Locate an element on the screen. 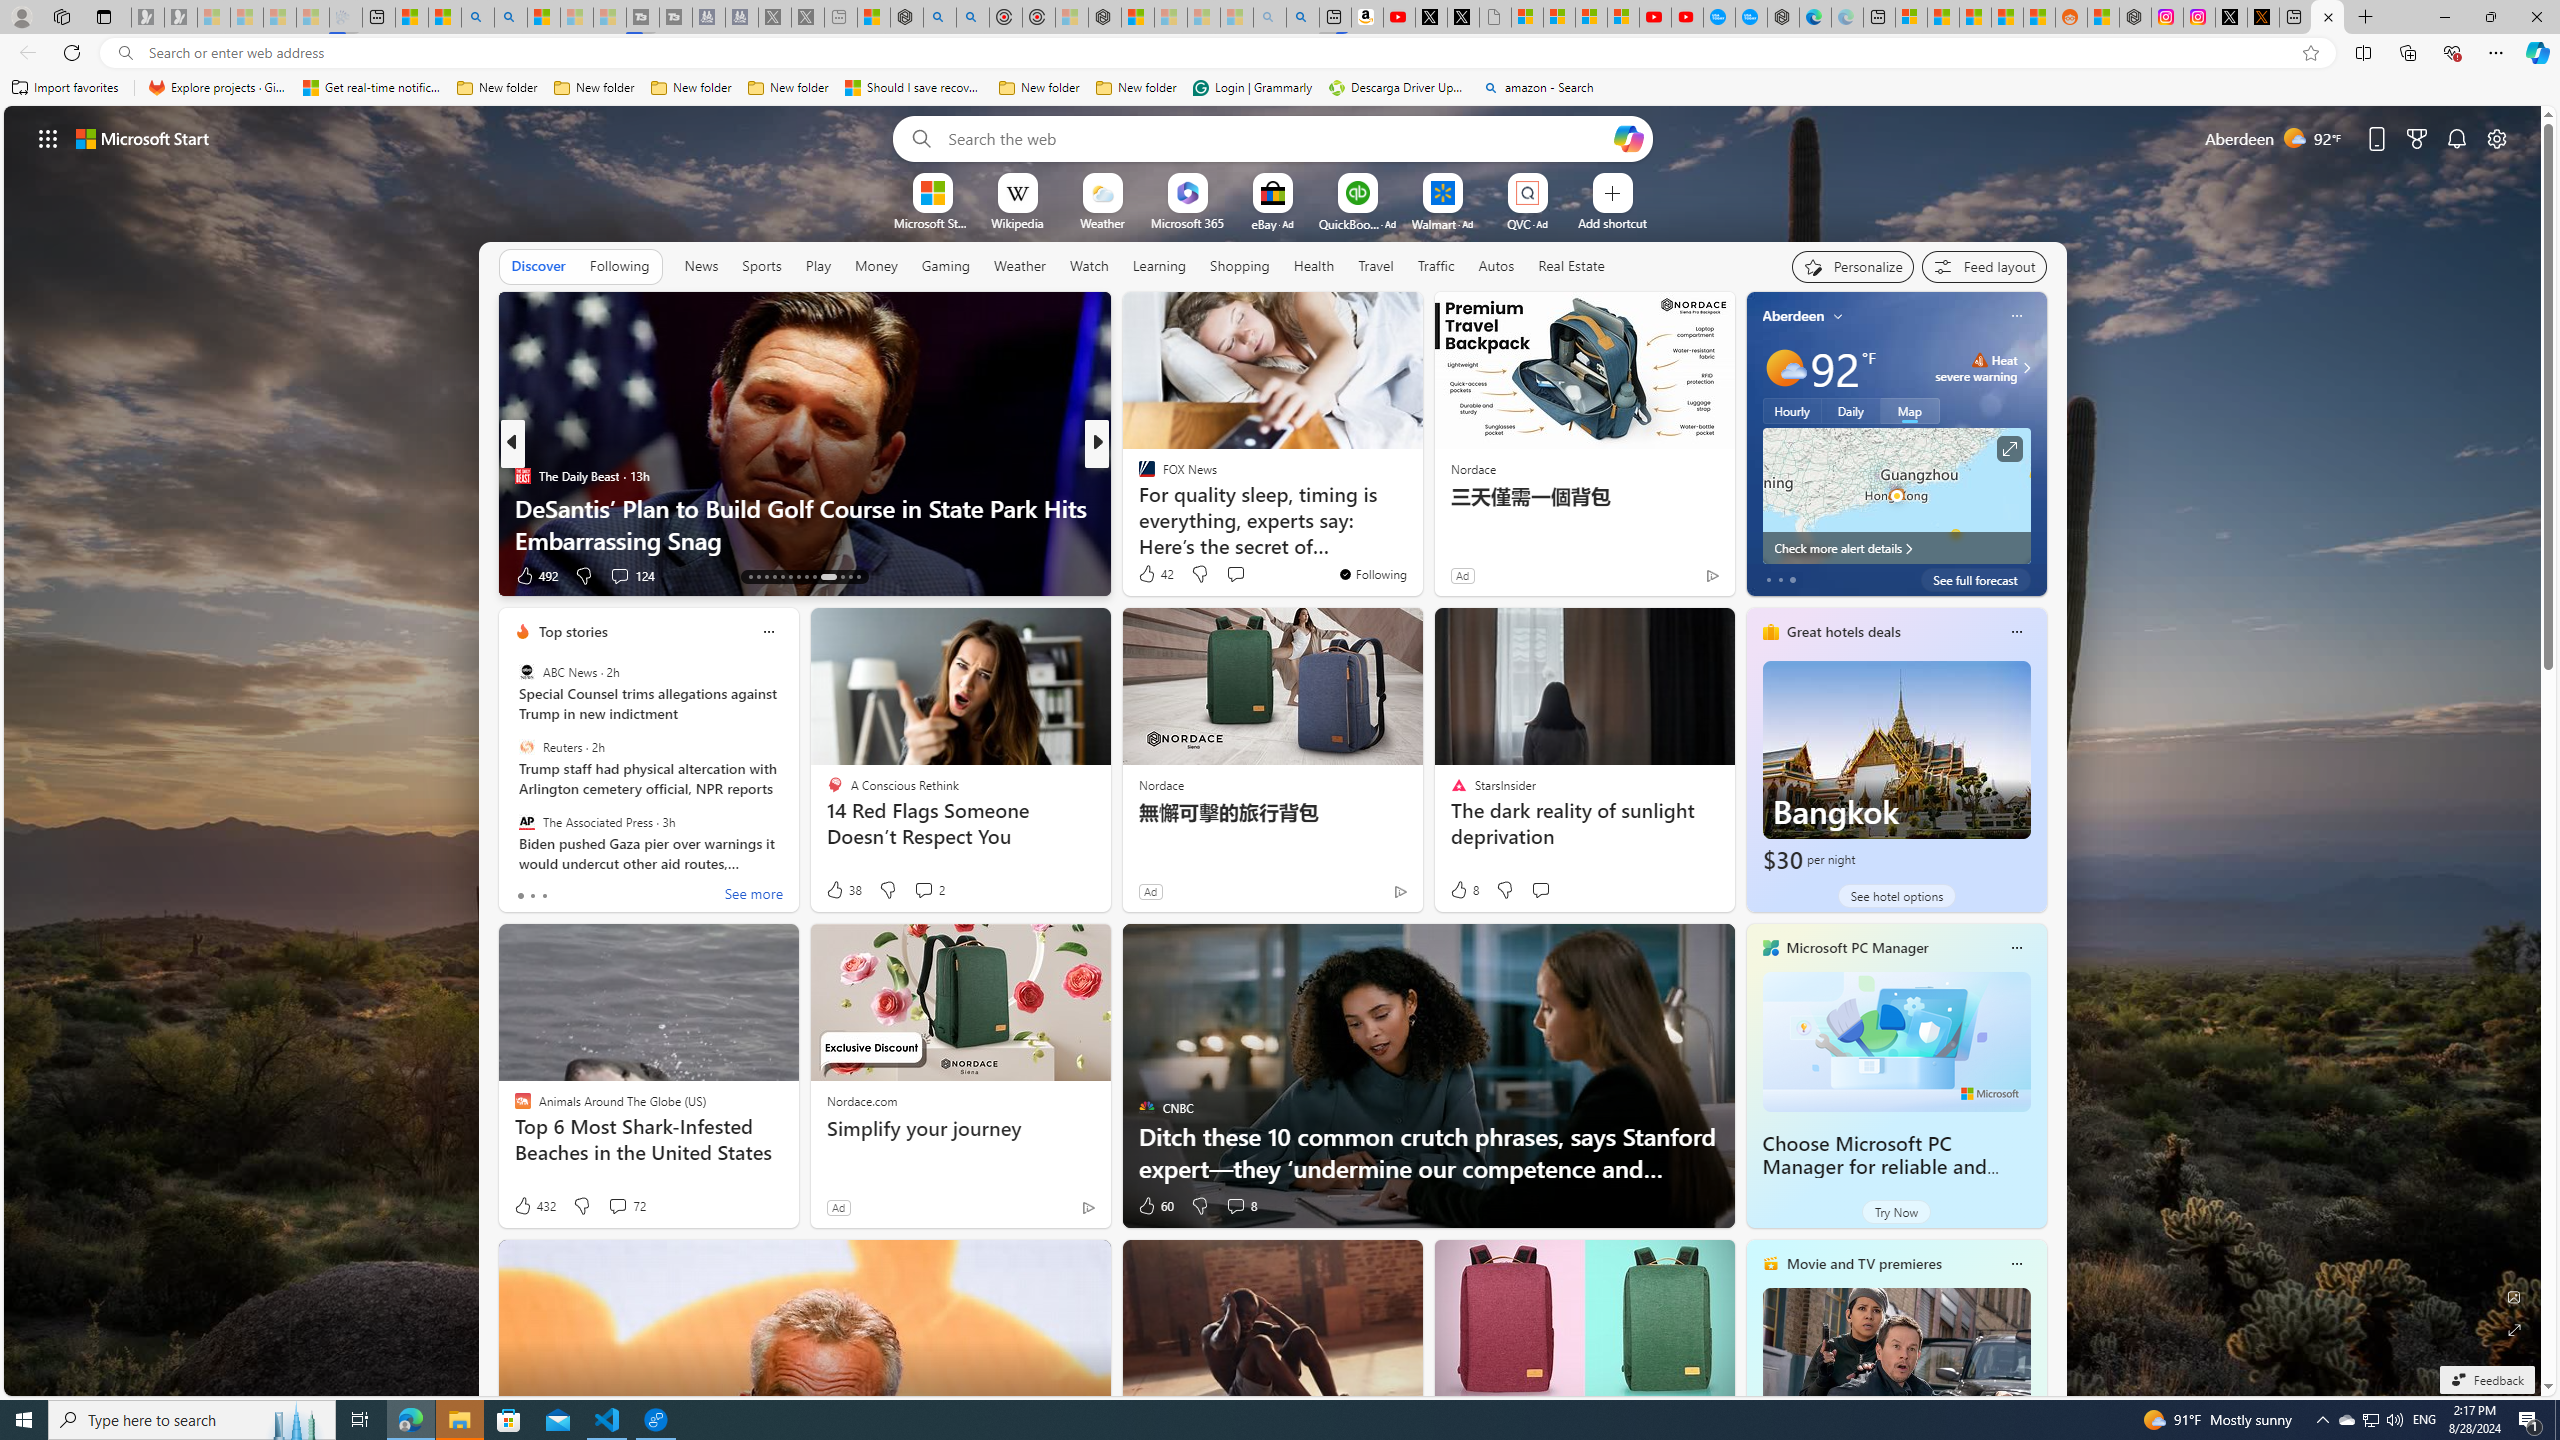 The image size is (2560, 1440). 'Daily' is located at coordinates (1850, 409).